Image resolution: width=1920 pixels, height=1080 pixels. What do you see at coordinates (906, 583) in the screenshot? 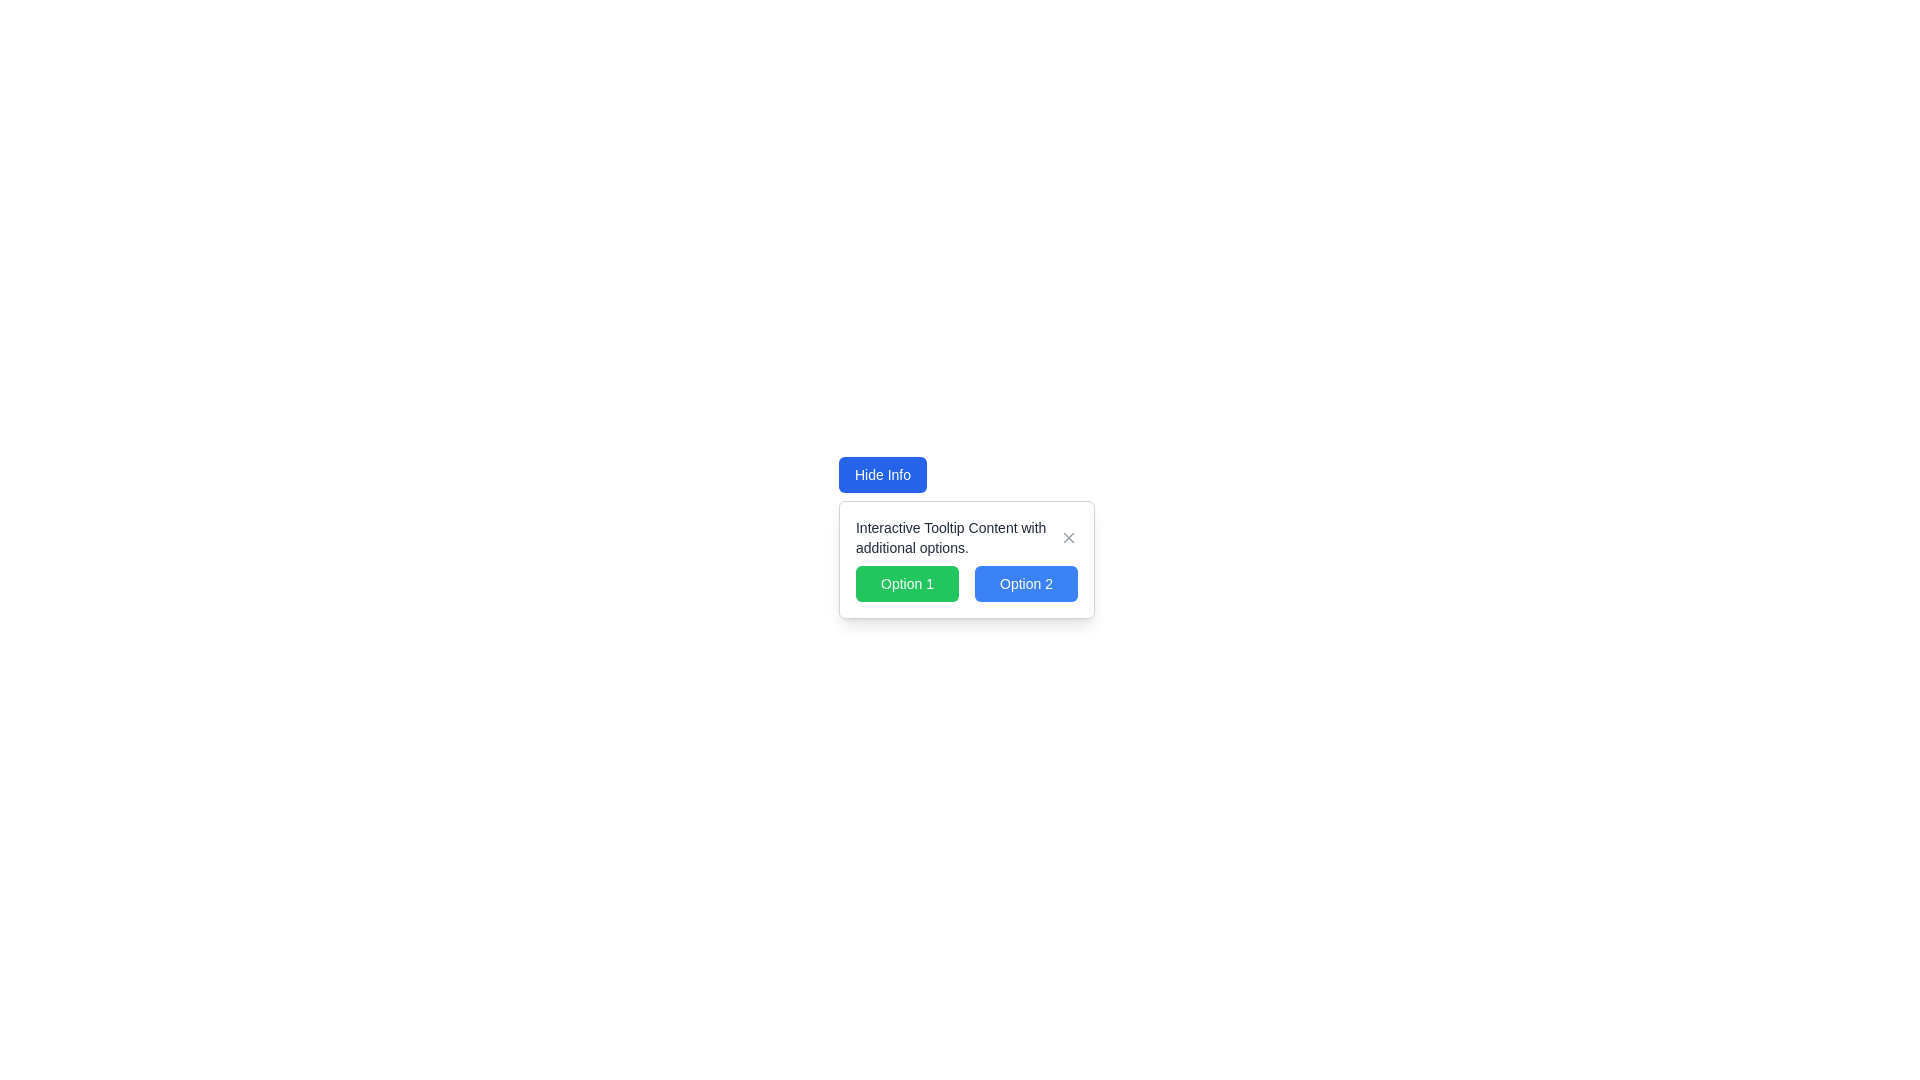
I see `the interactive choice button for 'Option 1'` at bounding box center [906, 583].